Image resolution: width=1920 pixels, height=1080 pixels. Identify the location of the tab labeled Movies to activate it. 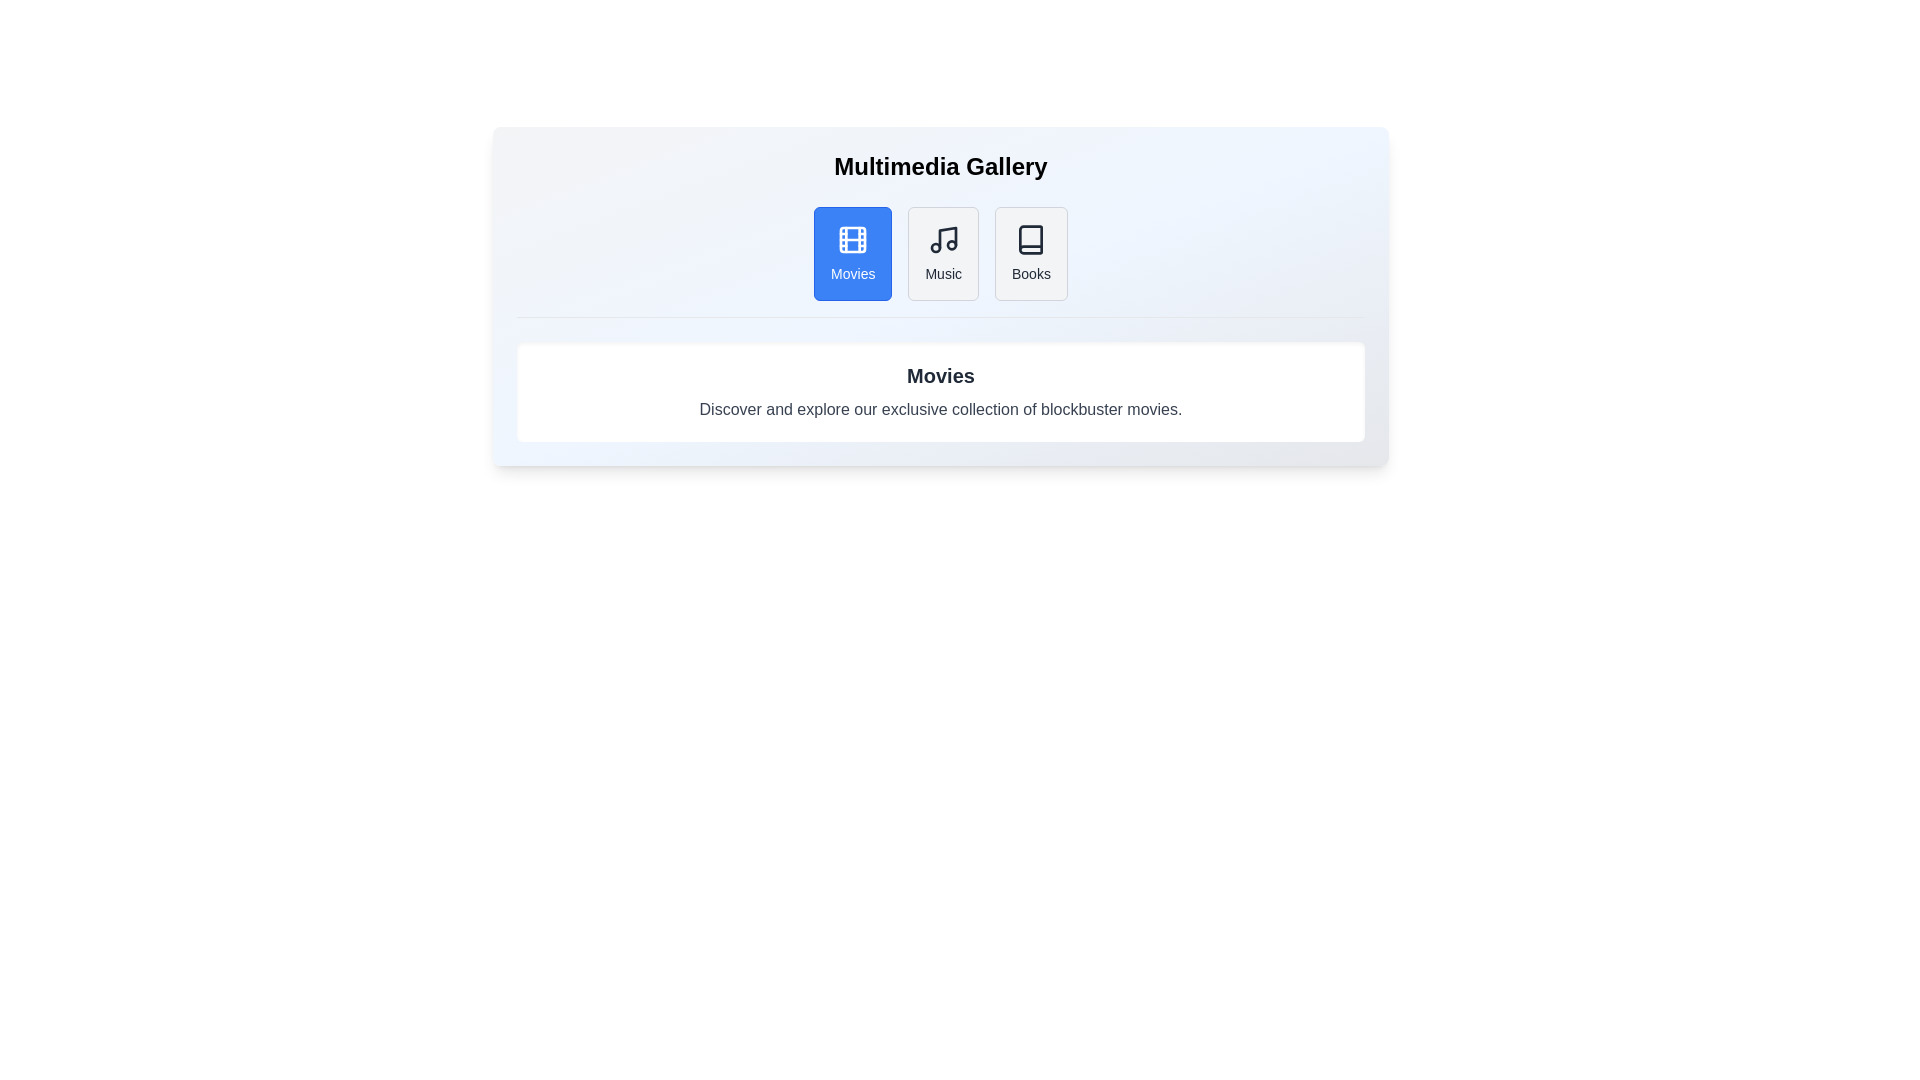
(853, 253).